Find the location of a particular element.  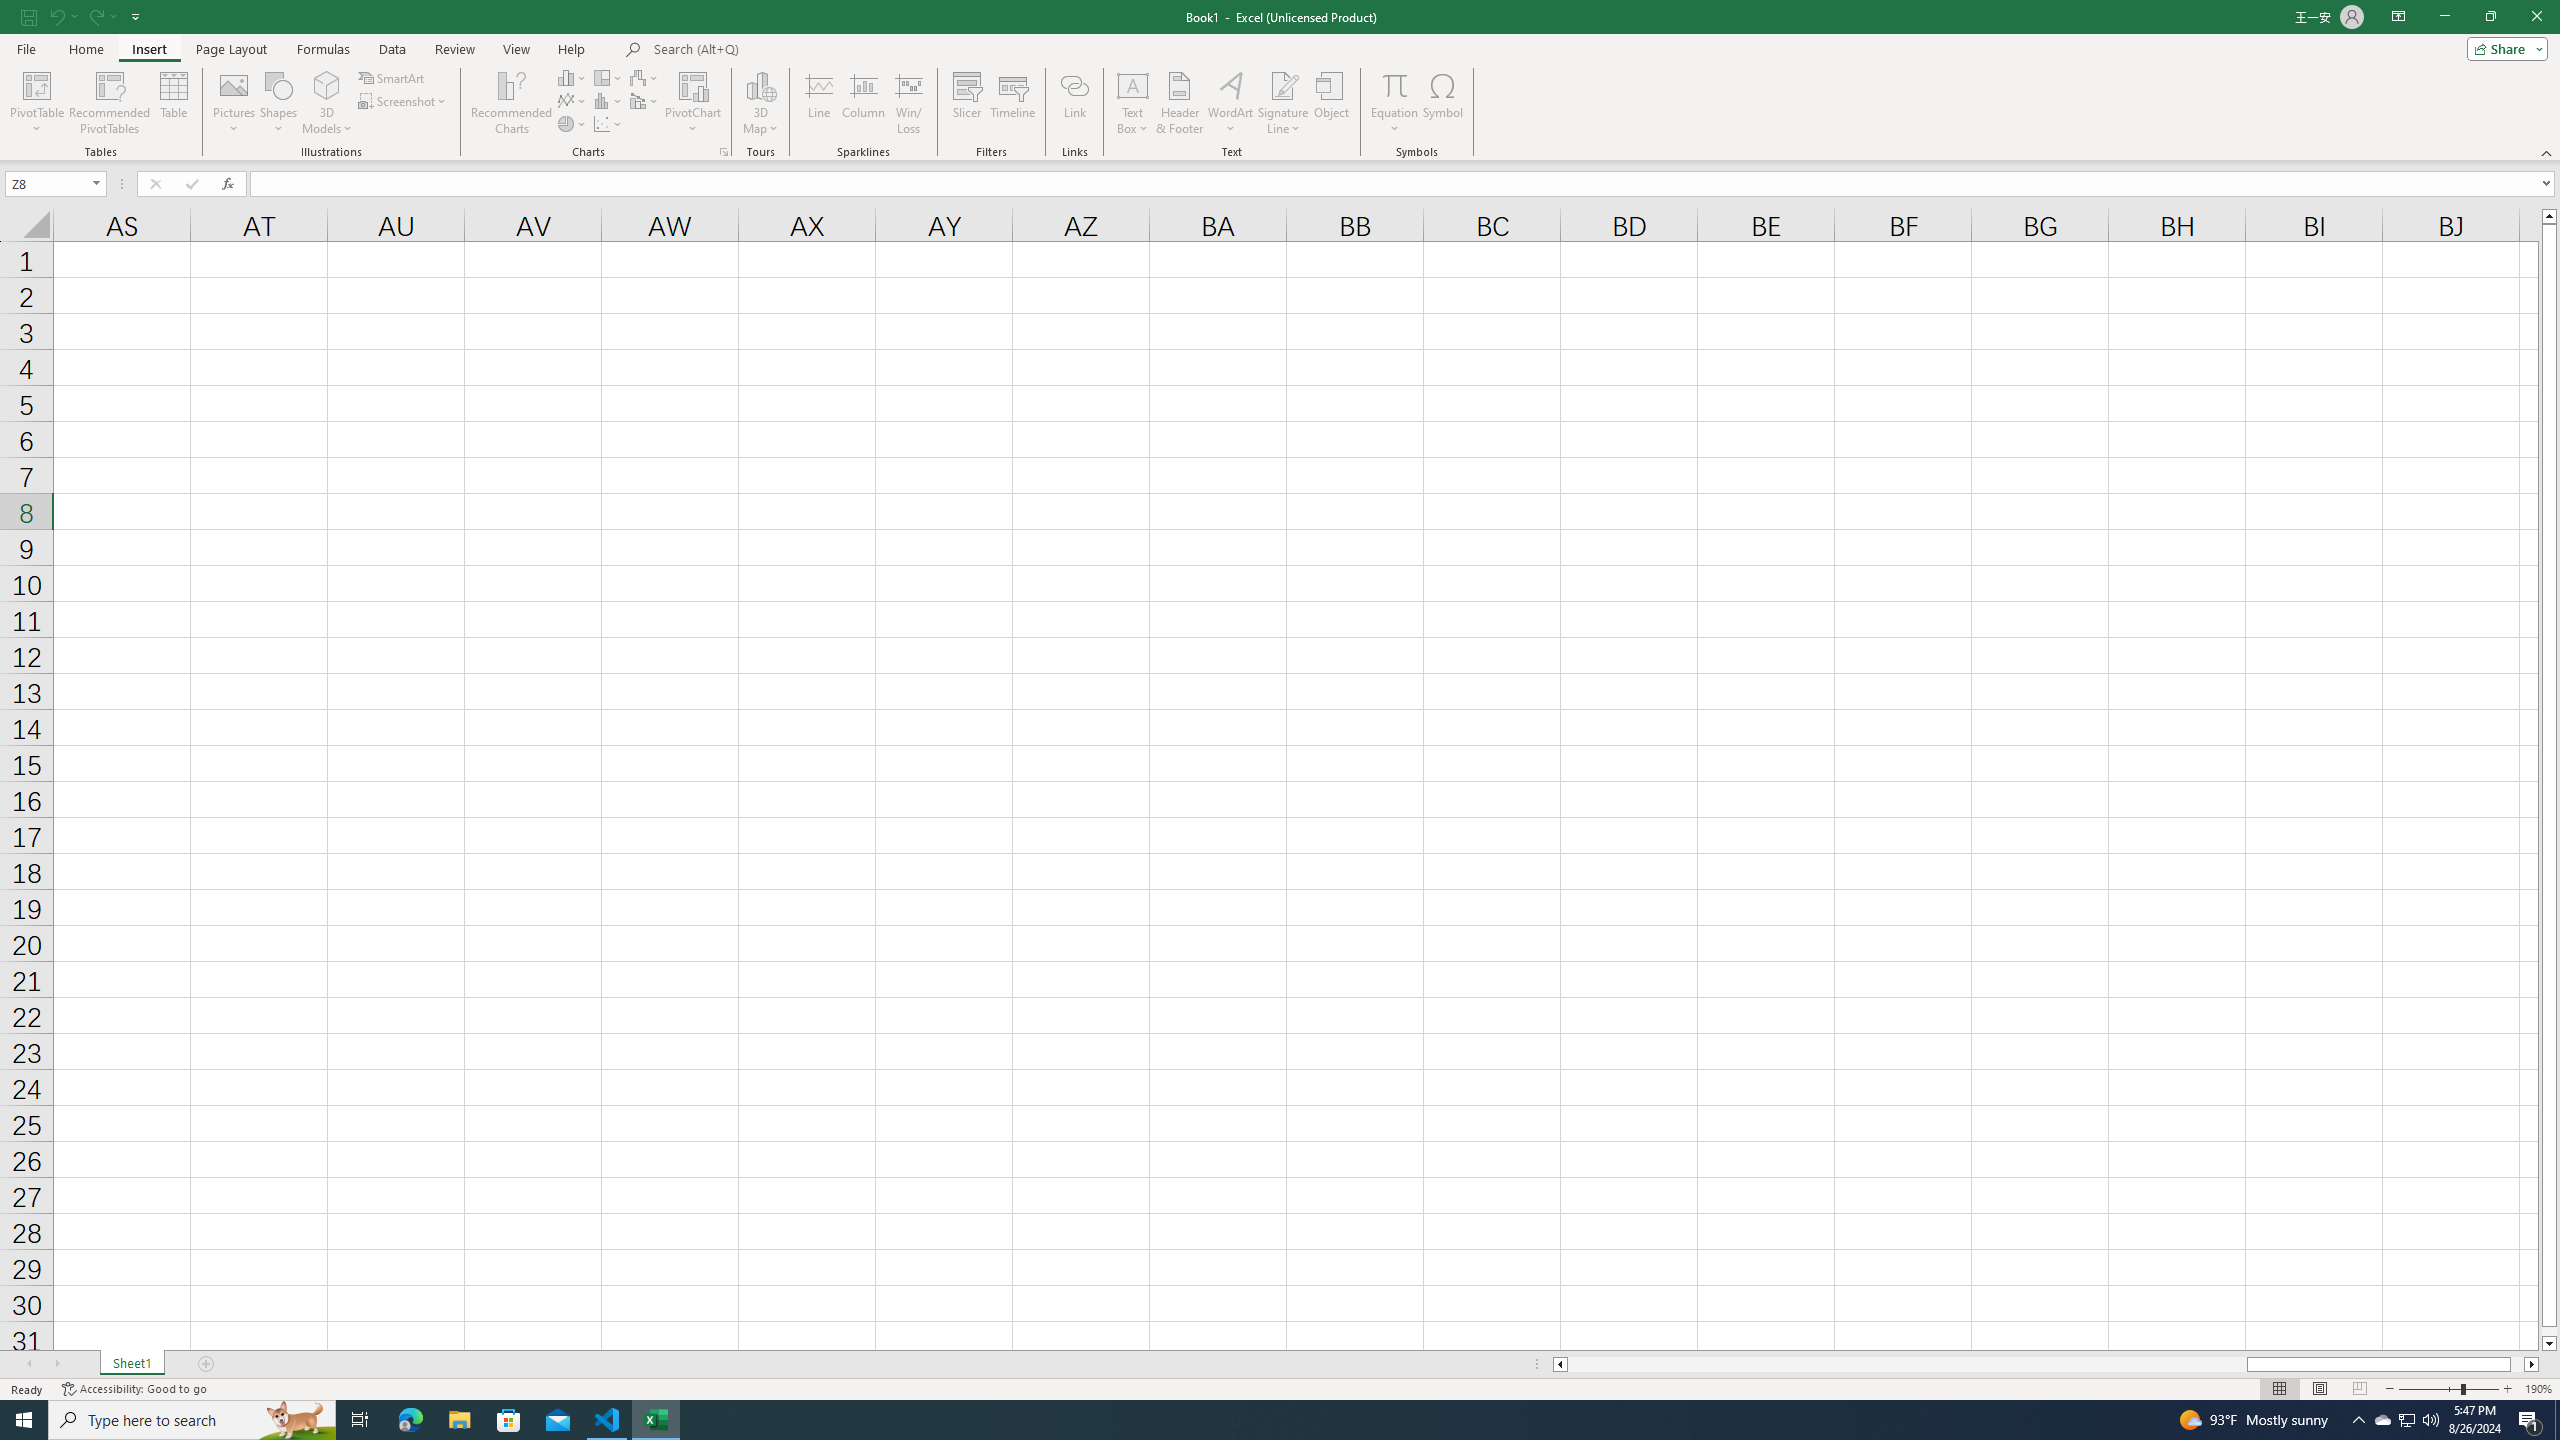

'3D Models' is located at coordinates (326, 84).